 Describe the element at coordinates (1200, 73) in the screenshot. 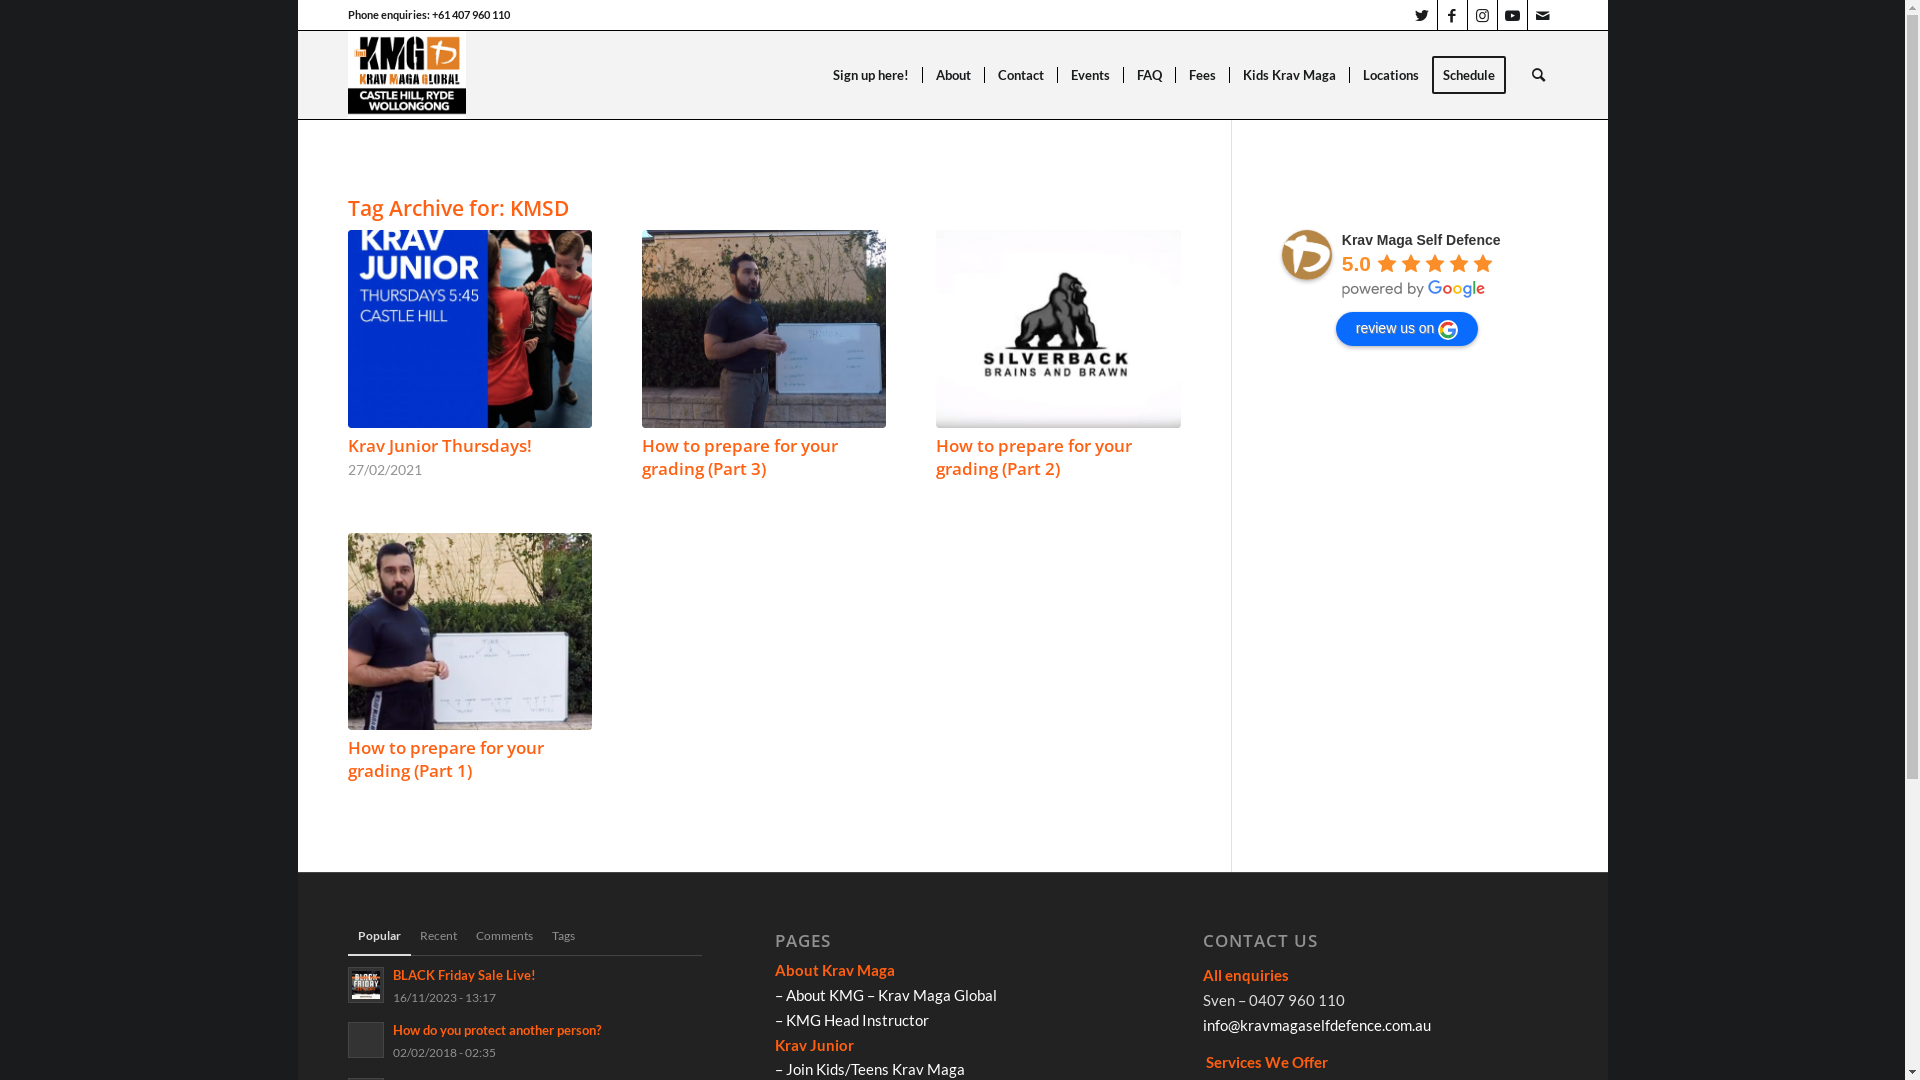

I see `'Fees'` at that location.